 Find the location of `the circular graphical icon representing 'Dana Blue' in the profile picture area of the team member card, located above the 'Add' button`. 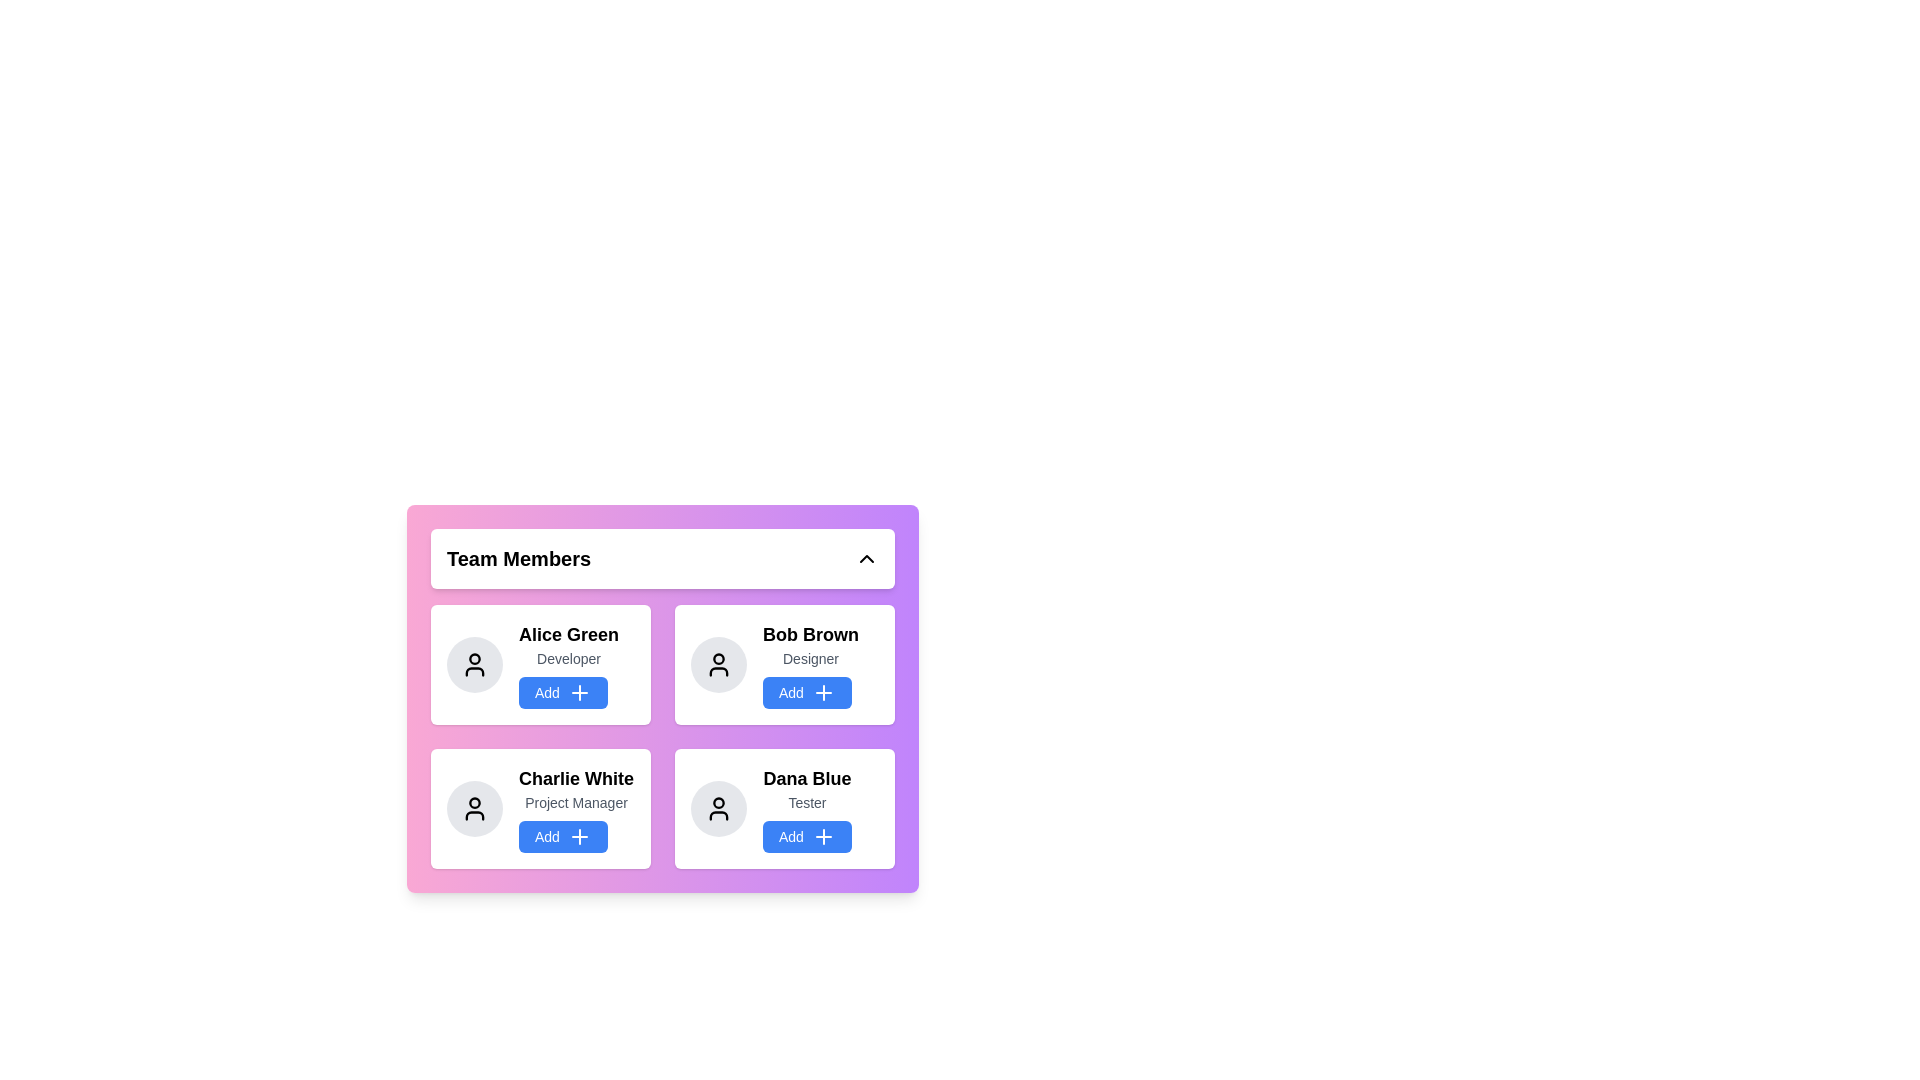

the circular graphical icon representing 'Dana Blue' in the profile picture area of the team member card, located above the 'Add' button is located at coordinates (719, 801).